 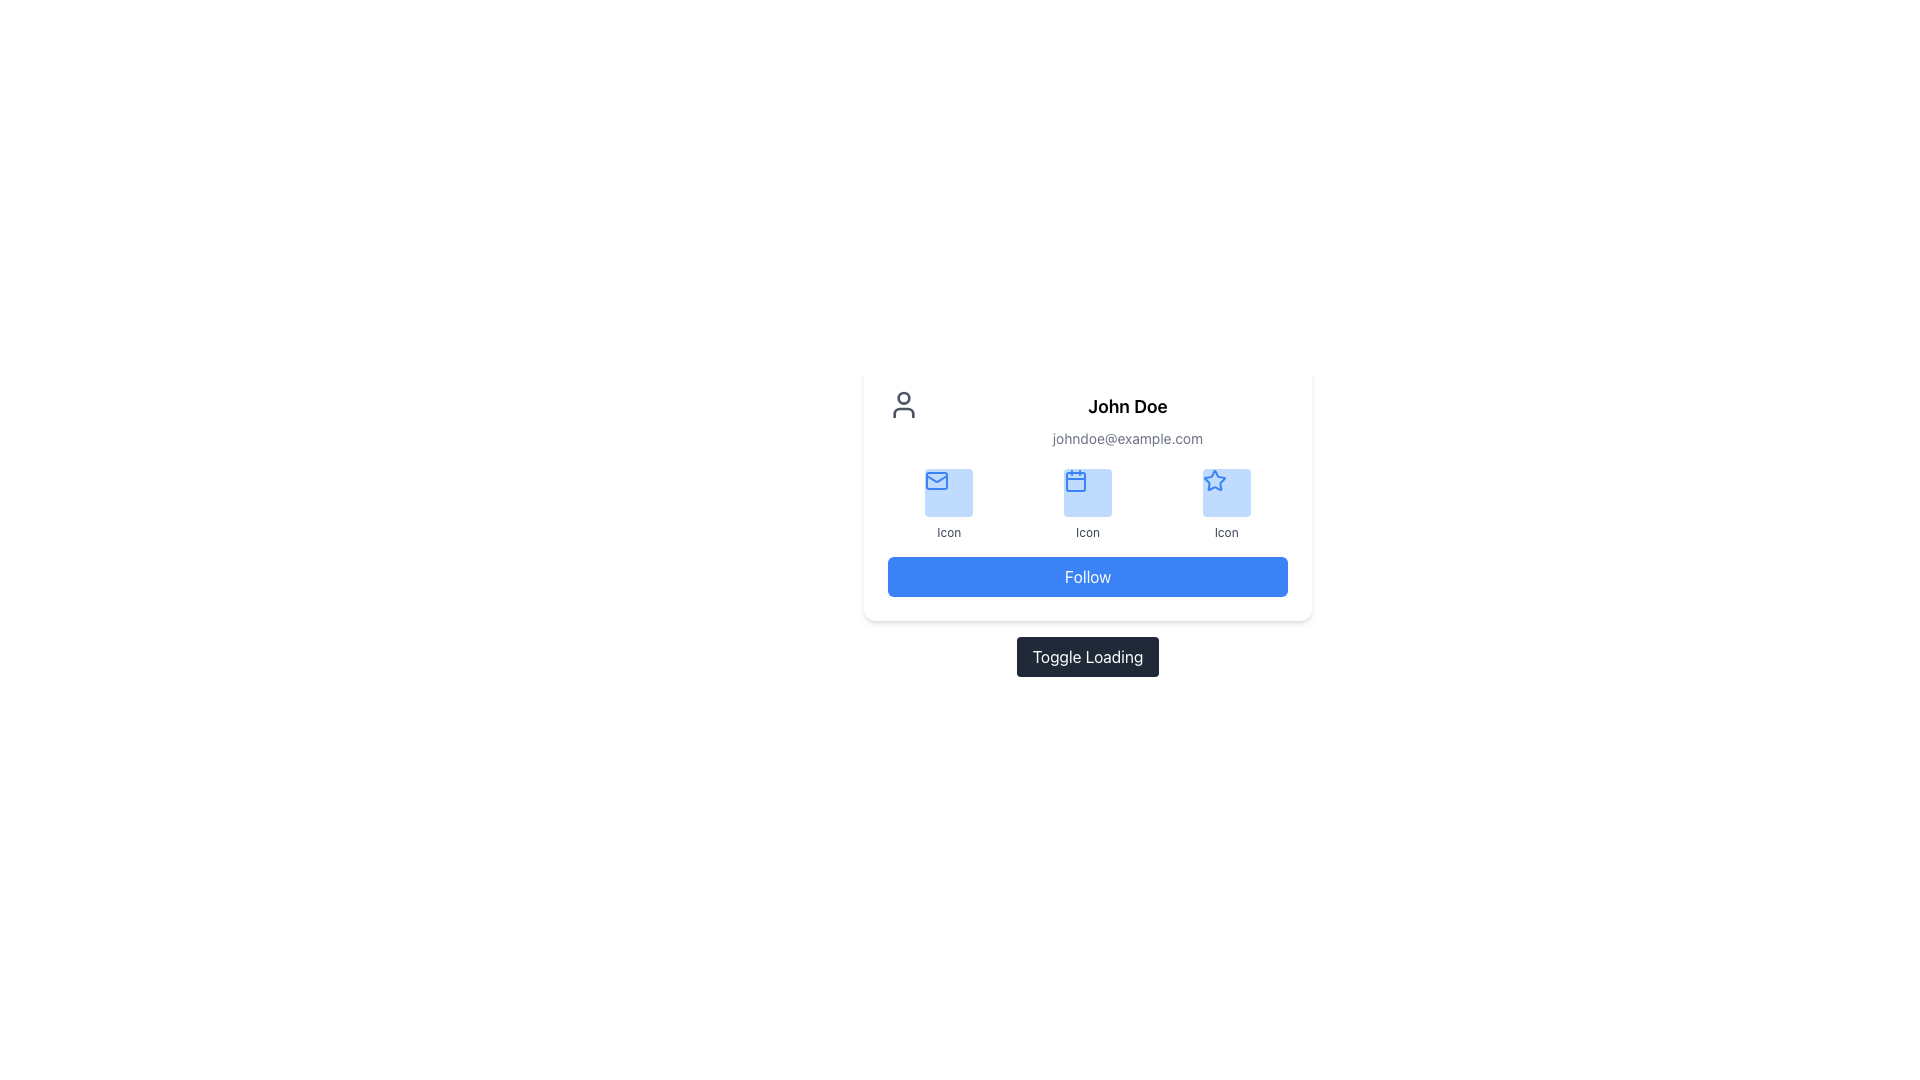 I want to click on the Text Label displaying the name 'John Doe' located at the top center of the card-like section, so click(x=1128, y=406).